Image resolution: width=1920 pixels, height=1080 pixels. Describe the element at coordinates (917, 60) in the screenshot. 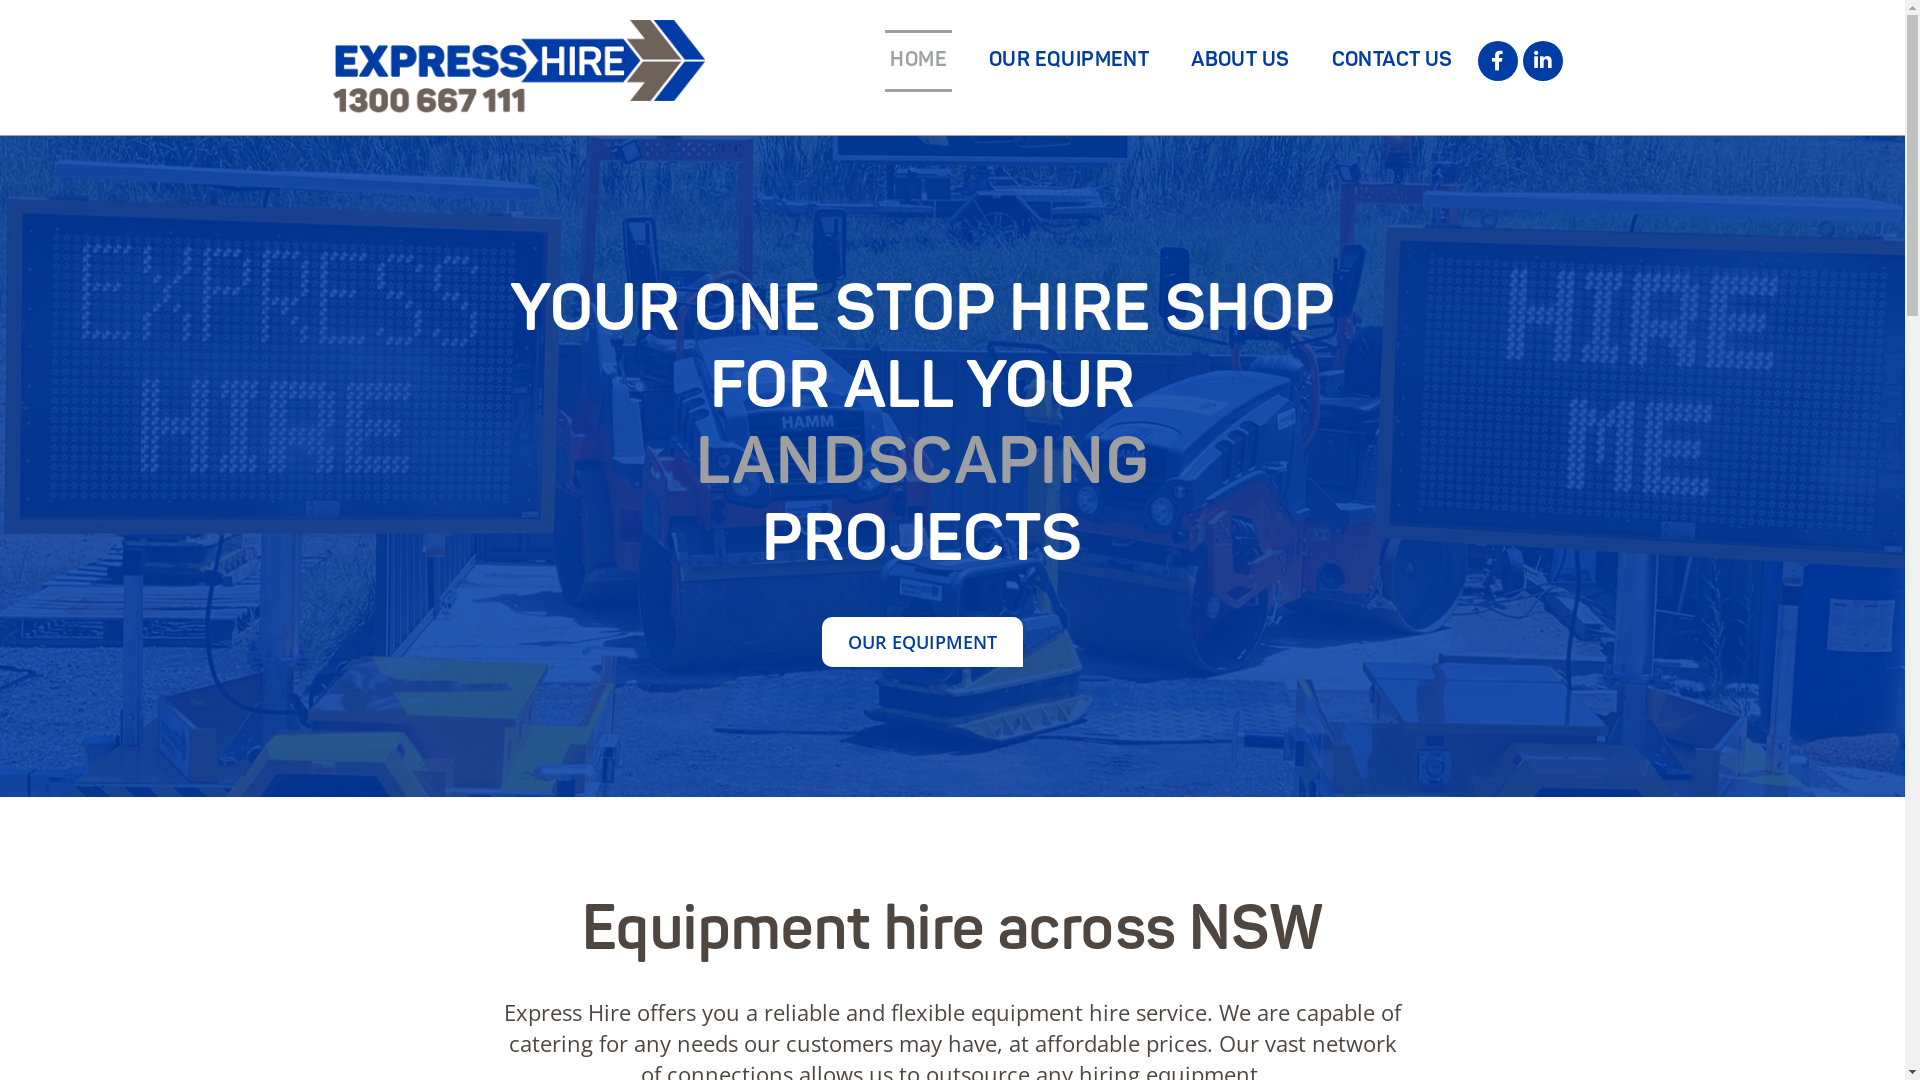

I see `'HOME'` at that location.